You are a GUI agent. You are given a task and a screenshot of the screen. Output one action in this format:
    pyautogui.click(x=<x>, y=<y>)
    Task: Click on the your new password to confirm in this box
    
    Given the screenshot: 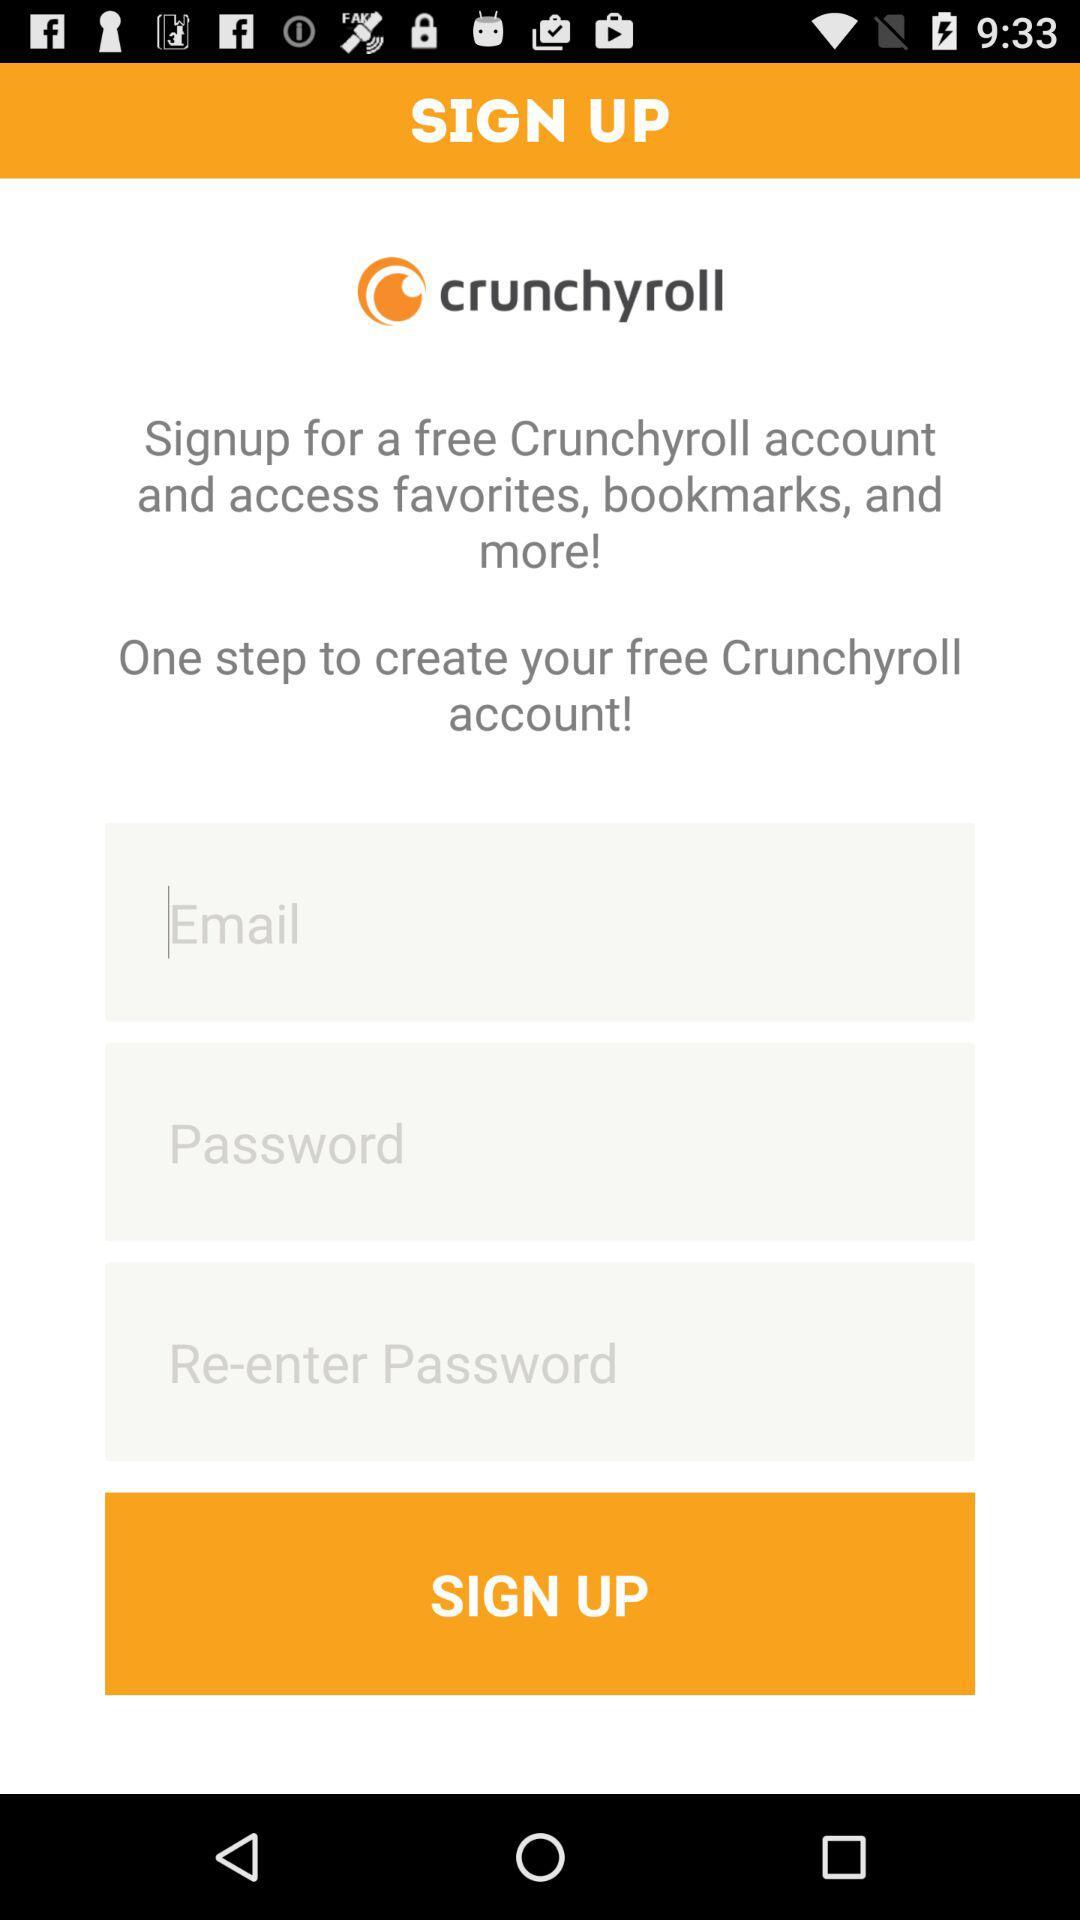 What is the action you would take?
    pyautogui.click(x=540, y=1360)
    